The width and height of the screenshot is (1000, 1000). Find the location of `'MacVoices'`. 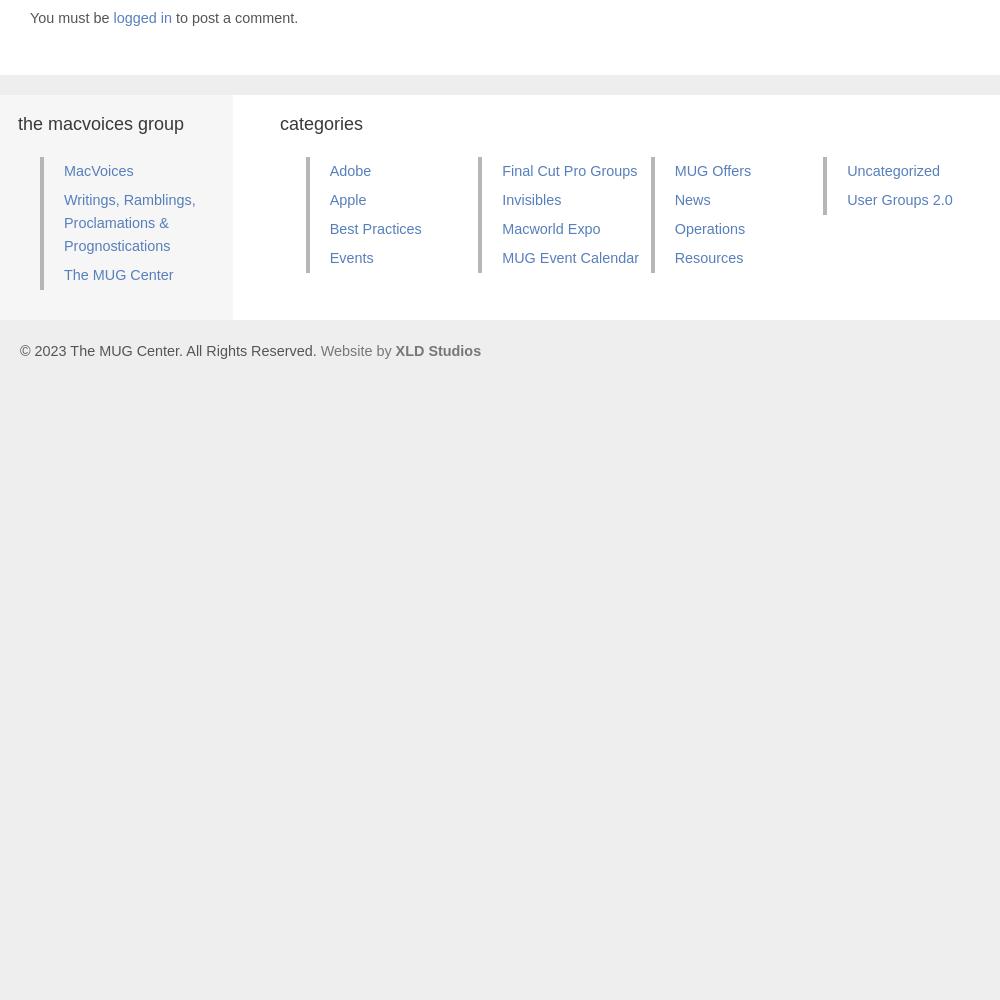

'MacVoices' is located at coordinates (97, 170).